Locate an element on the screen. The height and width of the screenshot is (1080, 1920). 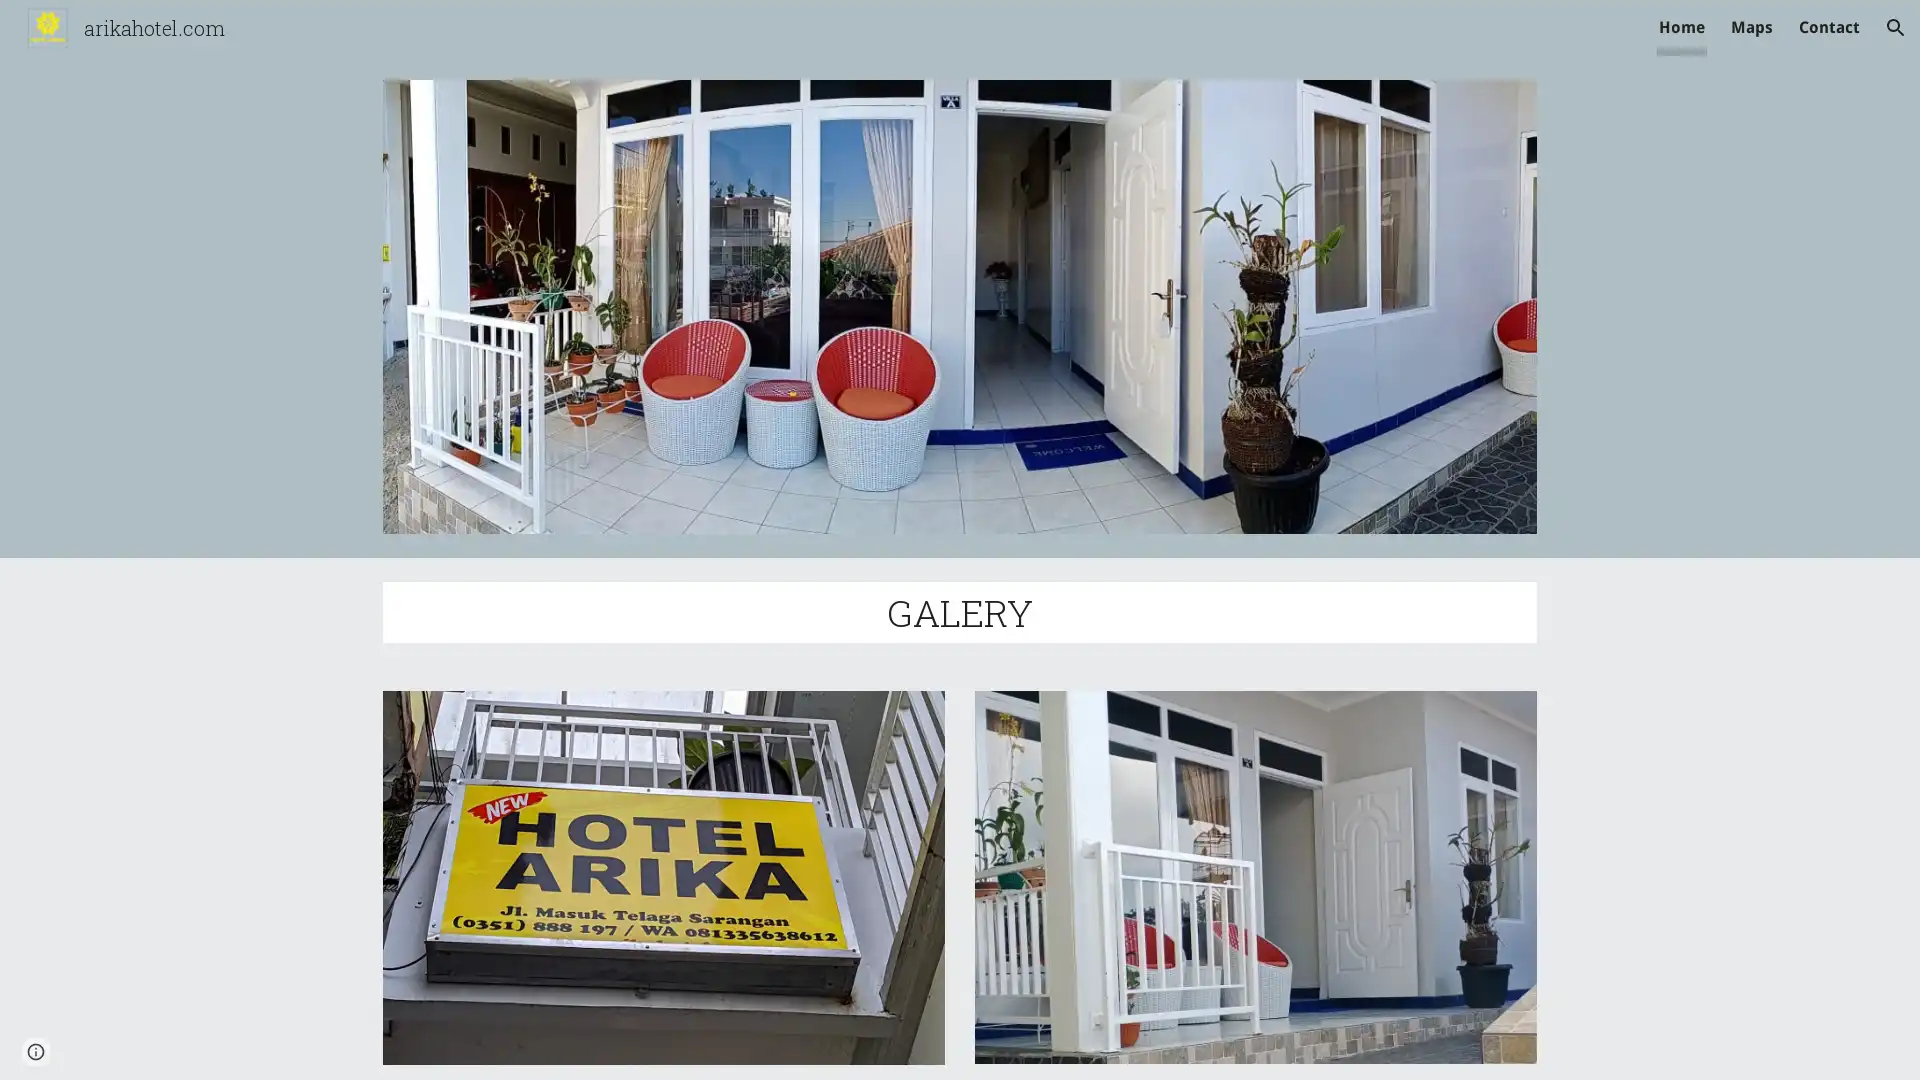
Copy heading link is located at coordinates (1055, 611).